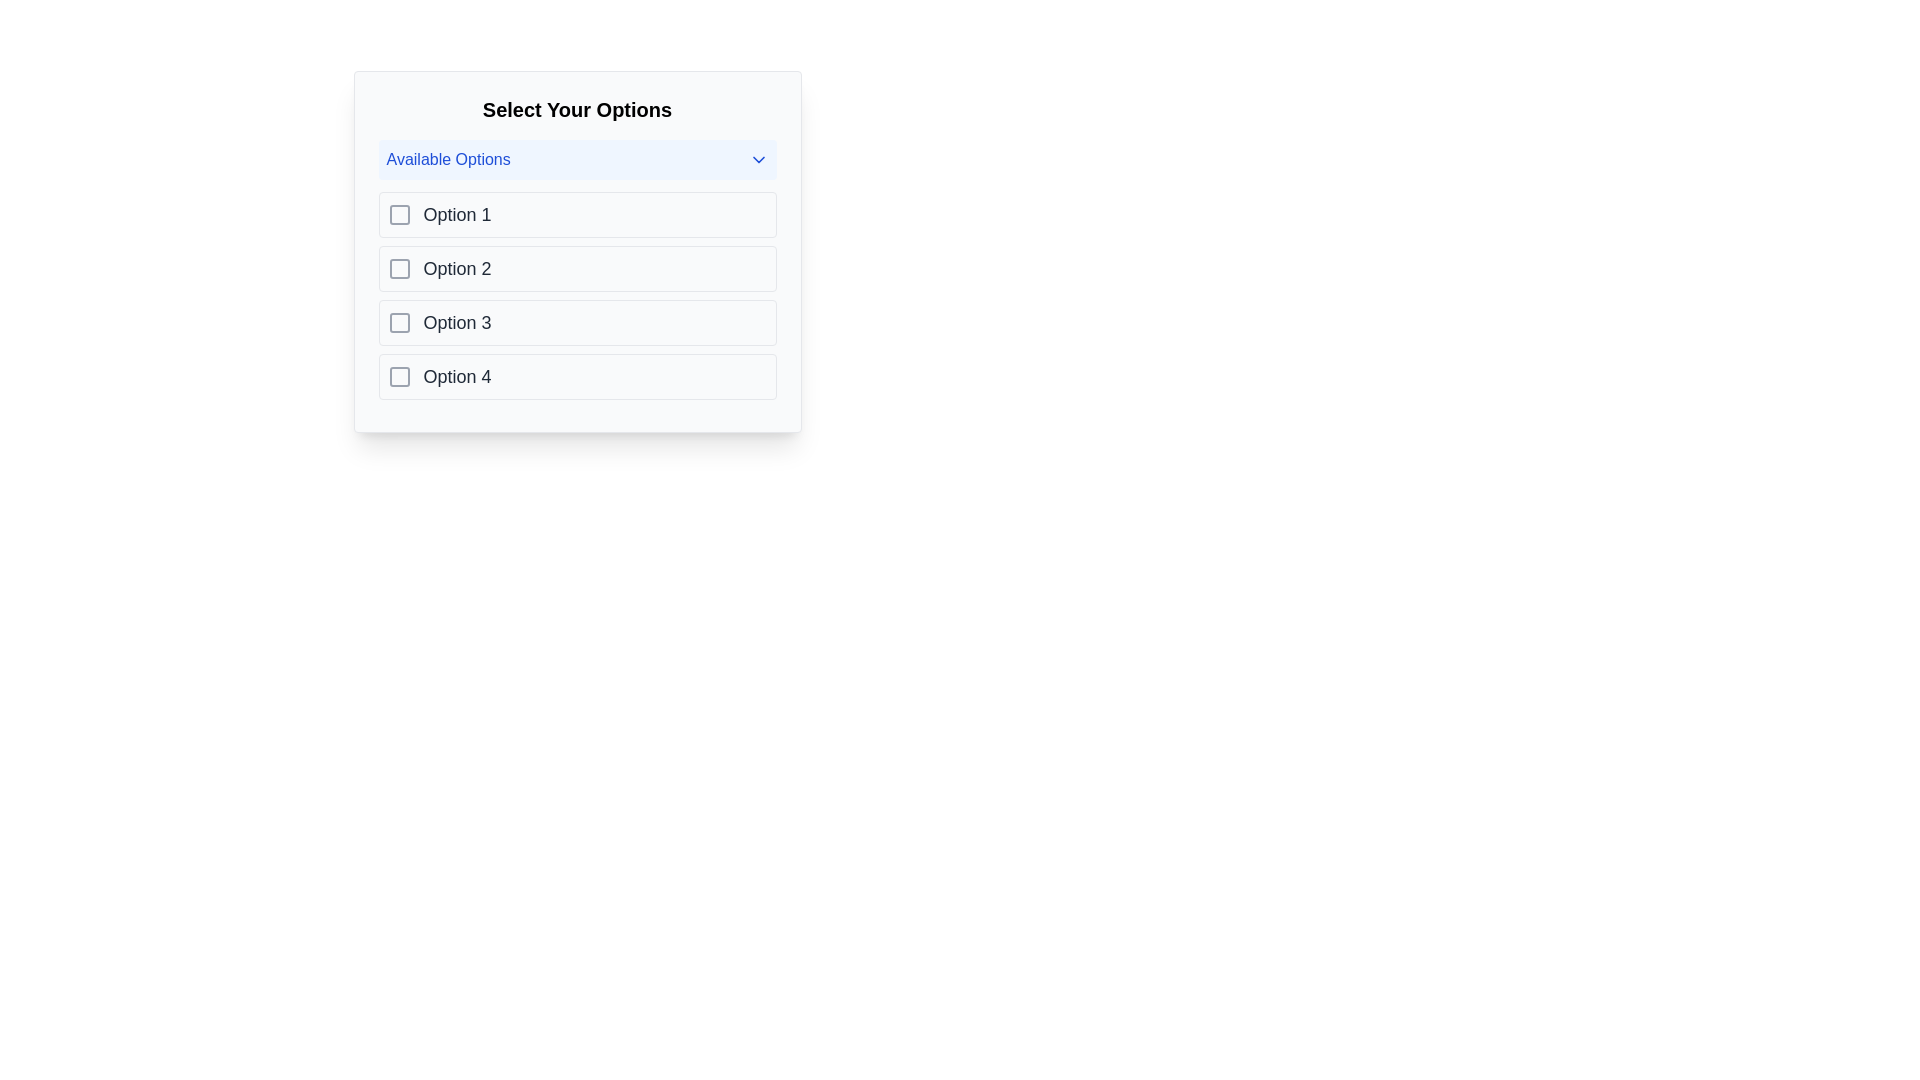 The width and height of the screenshot is (1920, 1080). I want to click on static text title that says 'Select Your Options', which is bold and large, centrally aligned at the top of the card layout, so click(576, 110).